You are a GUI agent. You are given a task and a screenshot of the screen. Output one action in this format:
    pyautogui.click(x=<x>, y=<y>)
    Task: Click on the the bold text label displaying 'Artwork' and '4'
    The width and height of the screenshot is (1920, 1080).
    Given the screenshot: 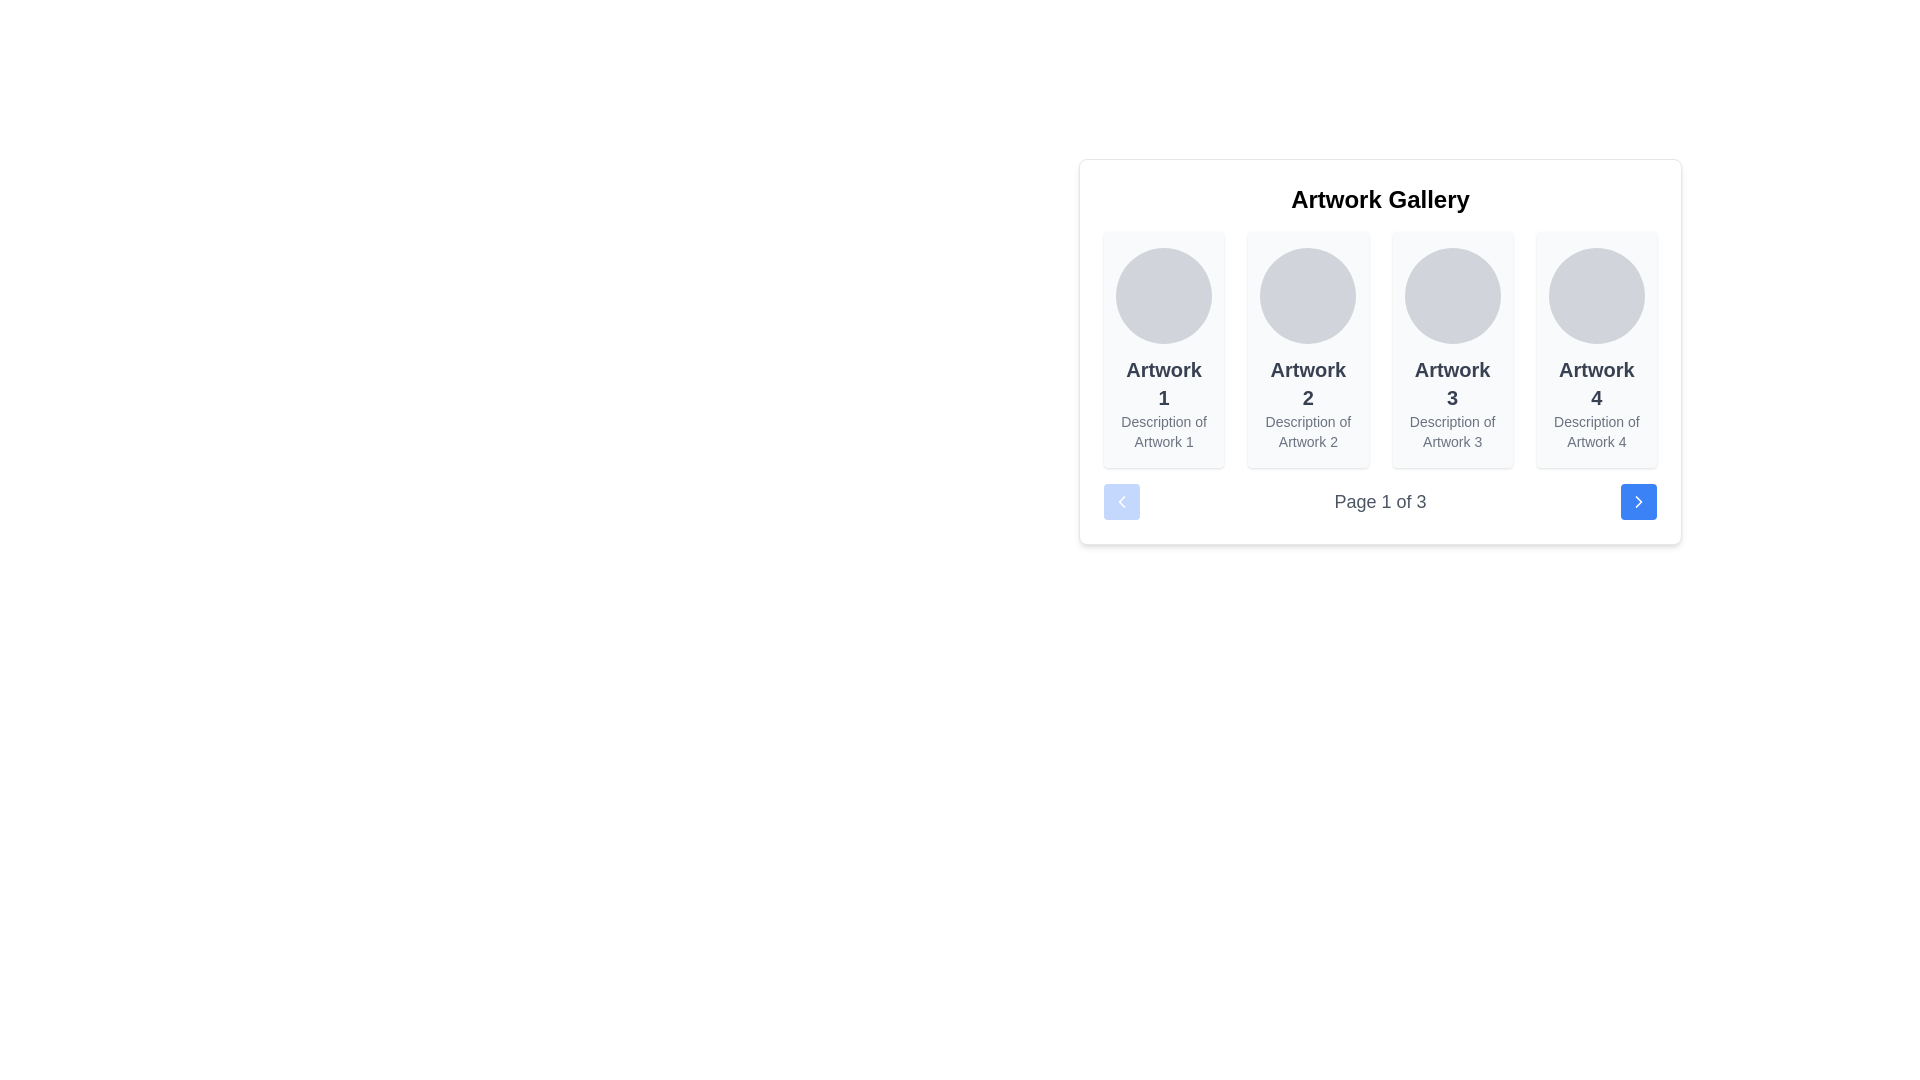 What is the action you would take?
    pyautogui.click(x=1595, y=384)
    